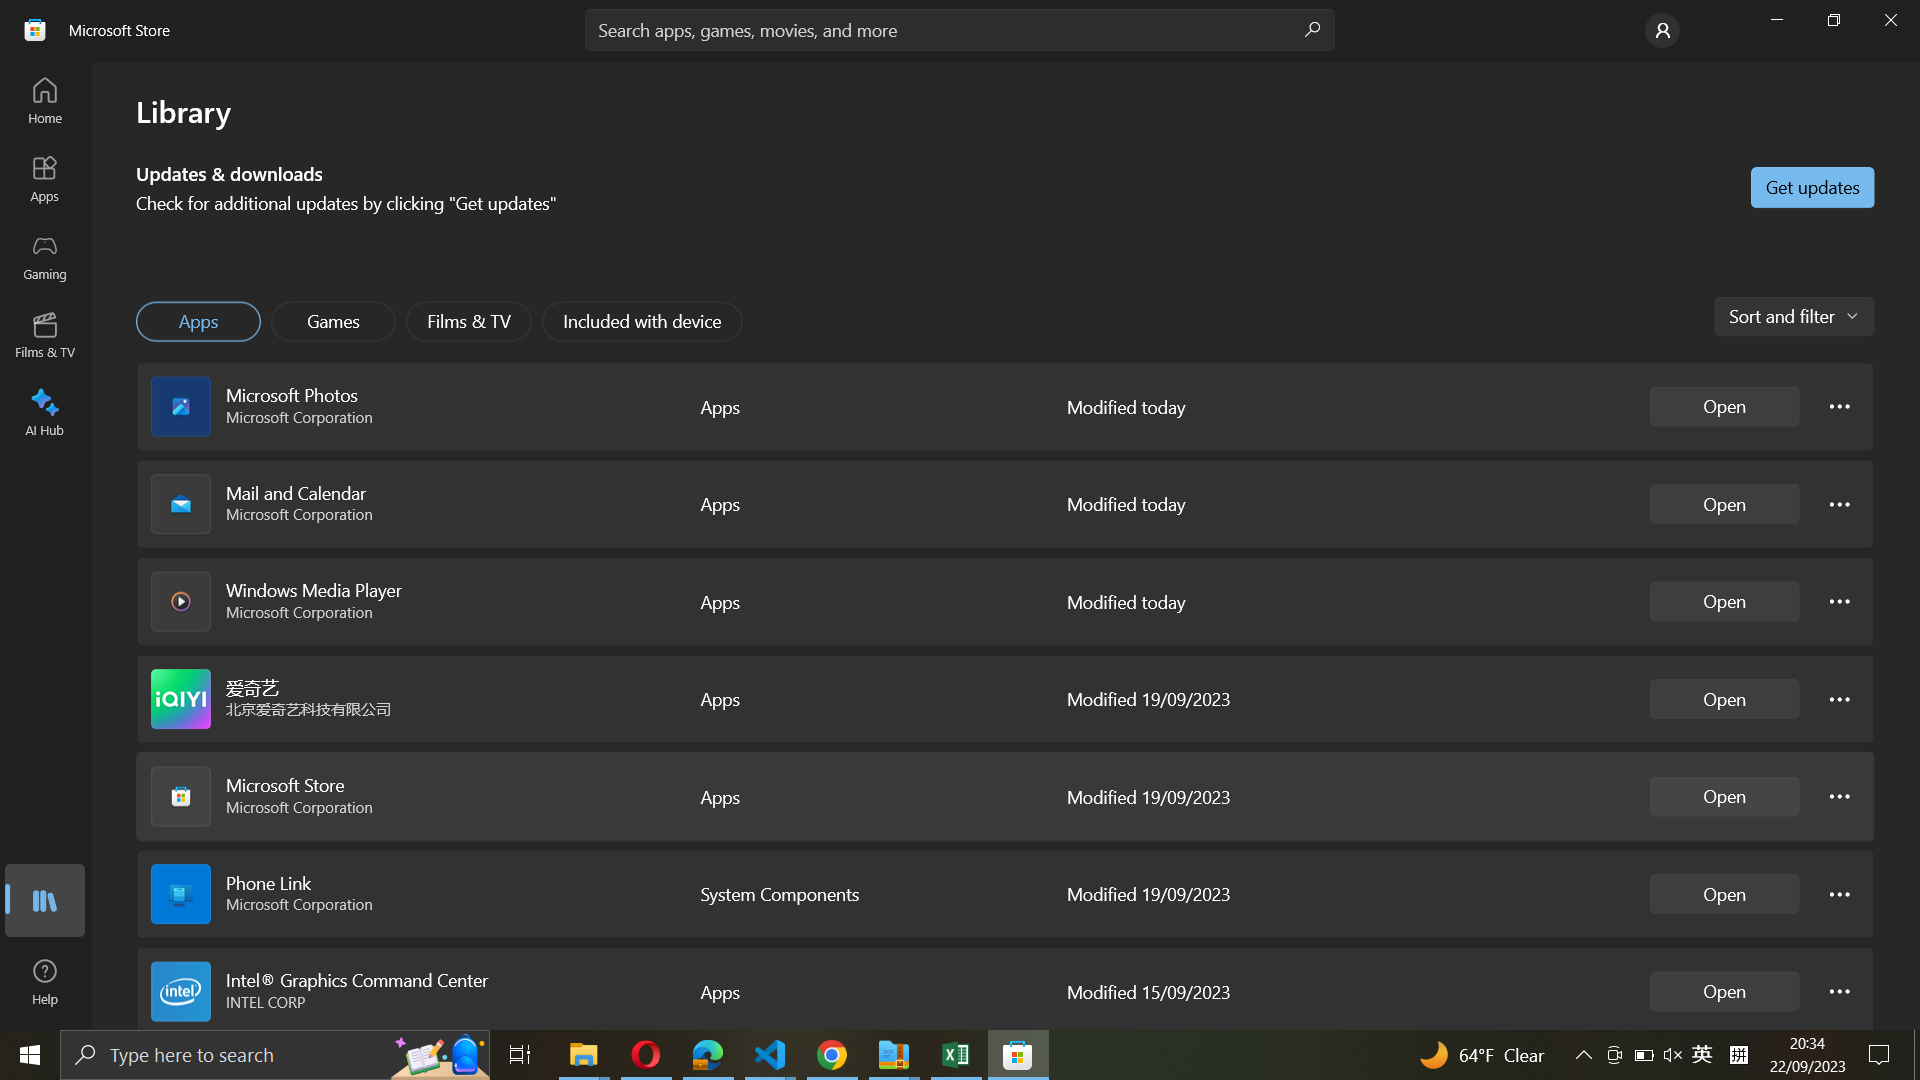 Image resolution: width=1920 pixels, height=1080 pixels. Describe the element at coordinates (334, 320) in the screenshot. I see `Games section` at that location.